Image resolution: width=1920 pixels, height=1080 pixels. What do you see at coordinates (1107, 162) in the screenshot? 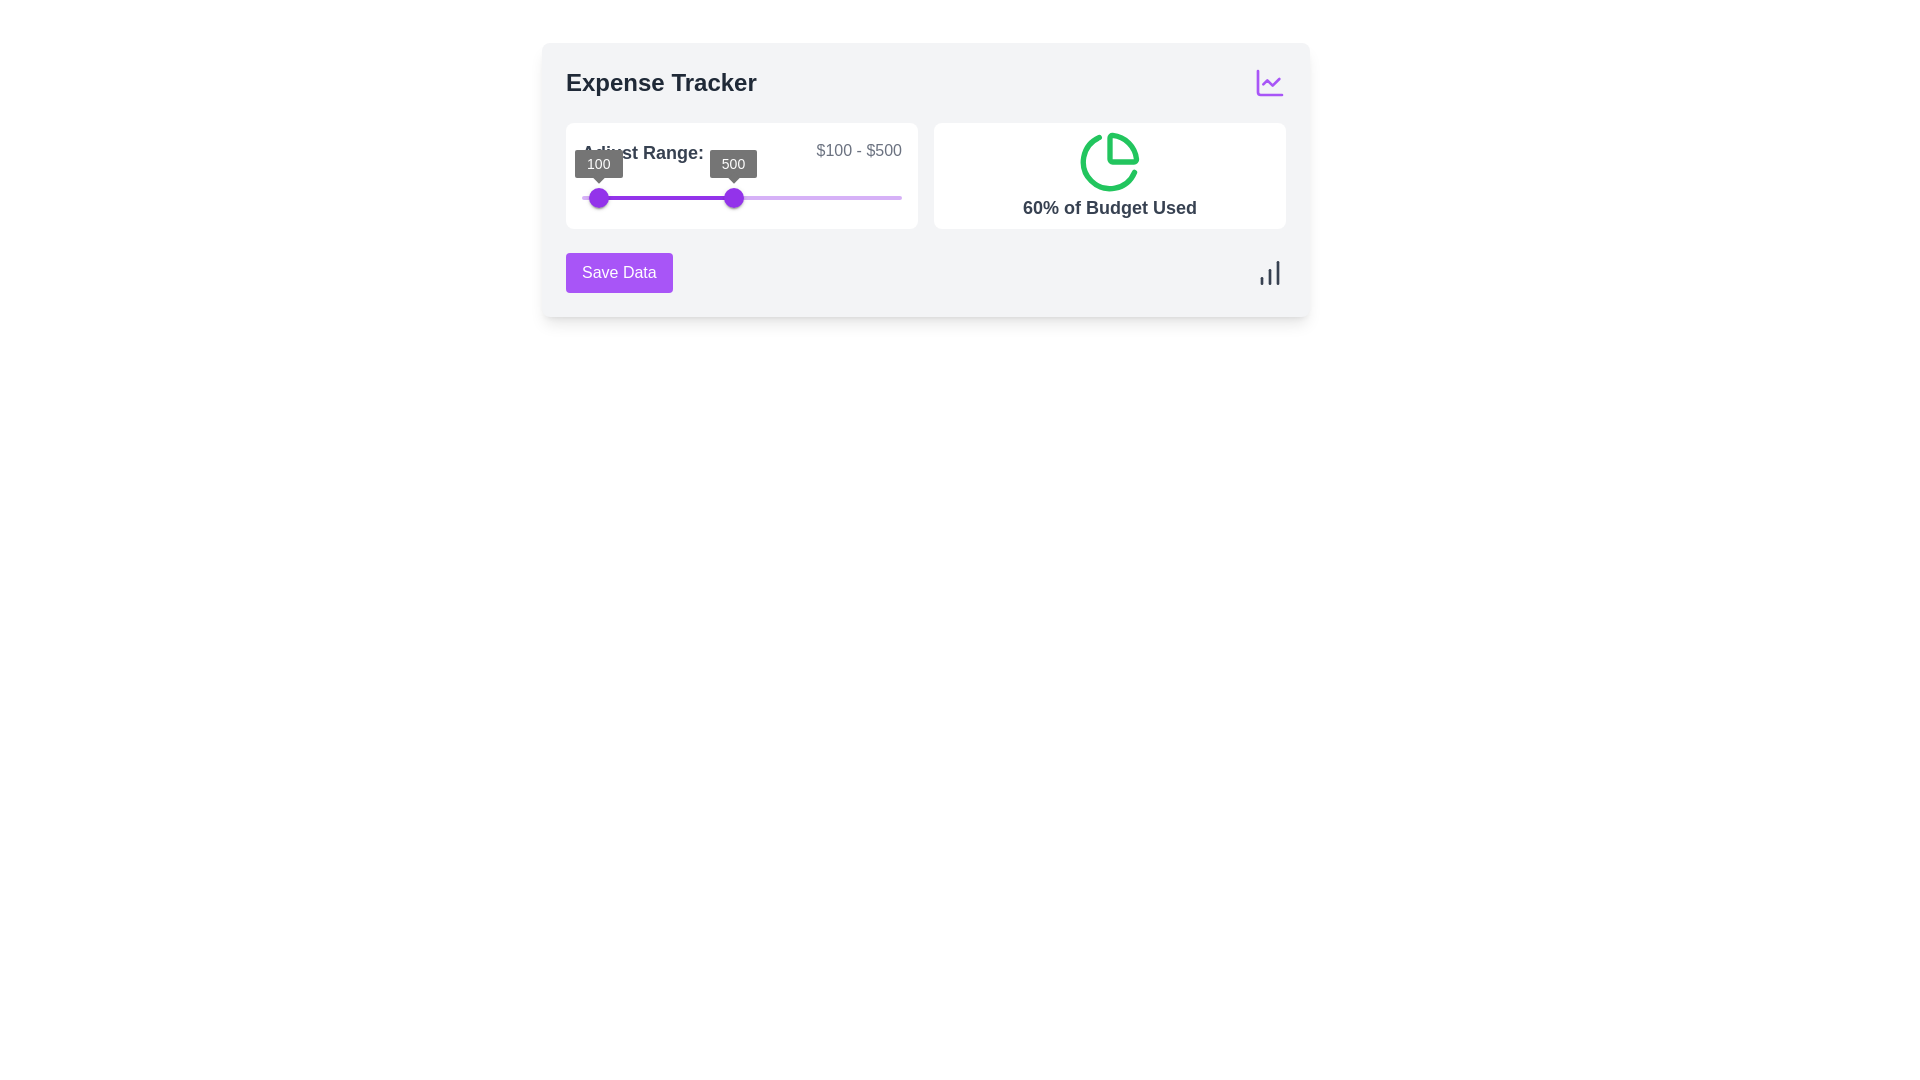
I see `the green-filled segment of the pie chart that represents 60% of Budget Used, located in the bottom left of the chart` at bounding box center [1107, 162].